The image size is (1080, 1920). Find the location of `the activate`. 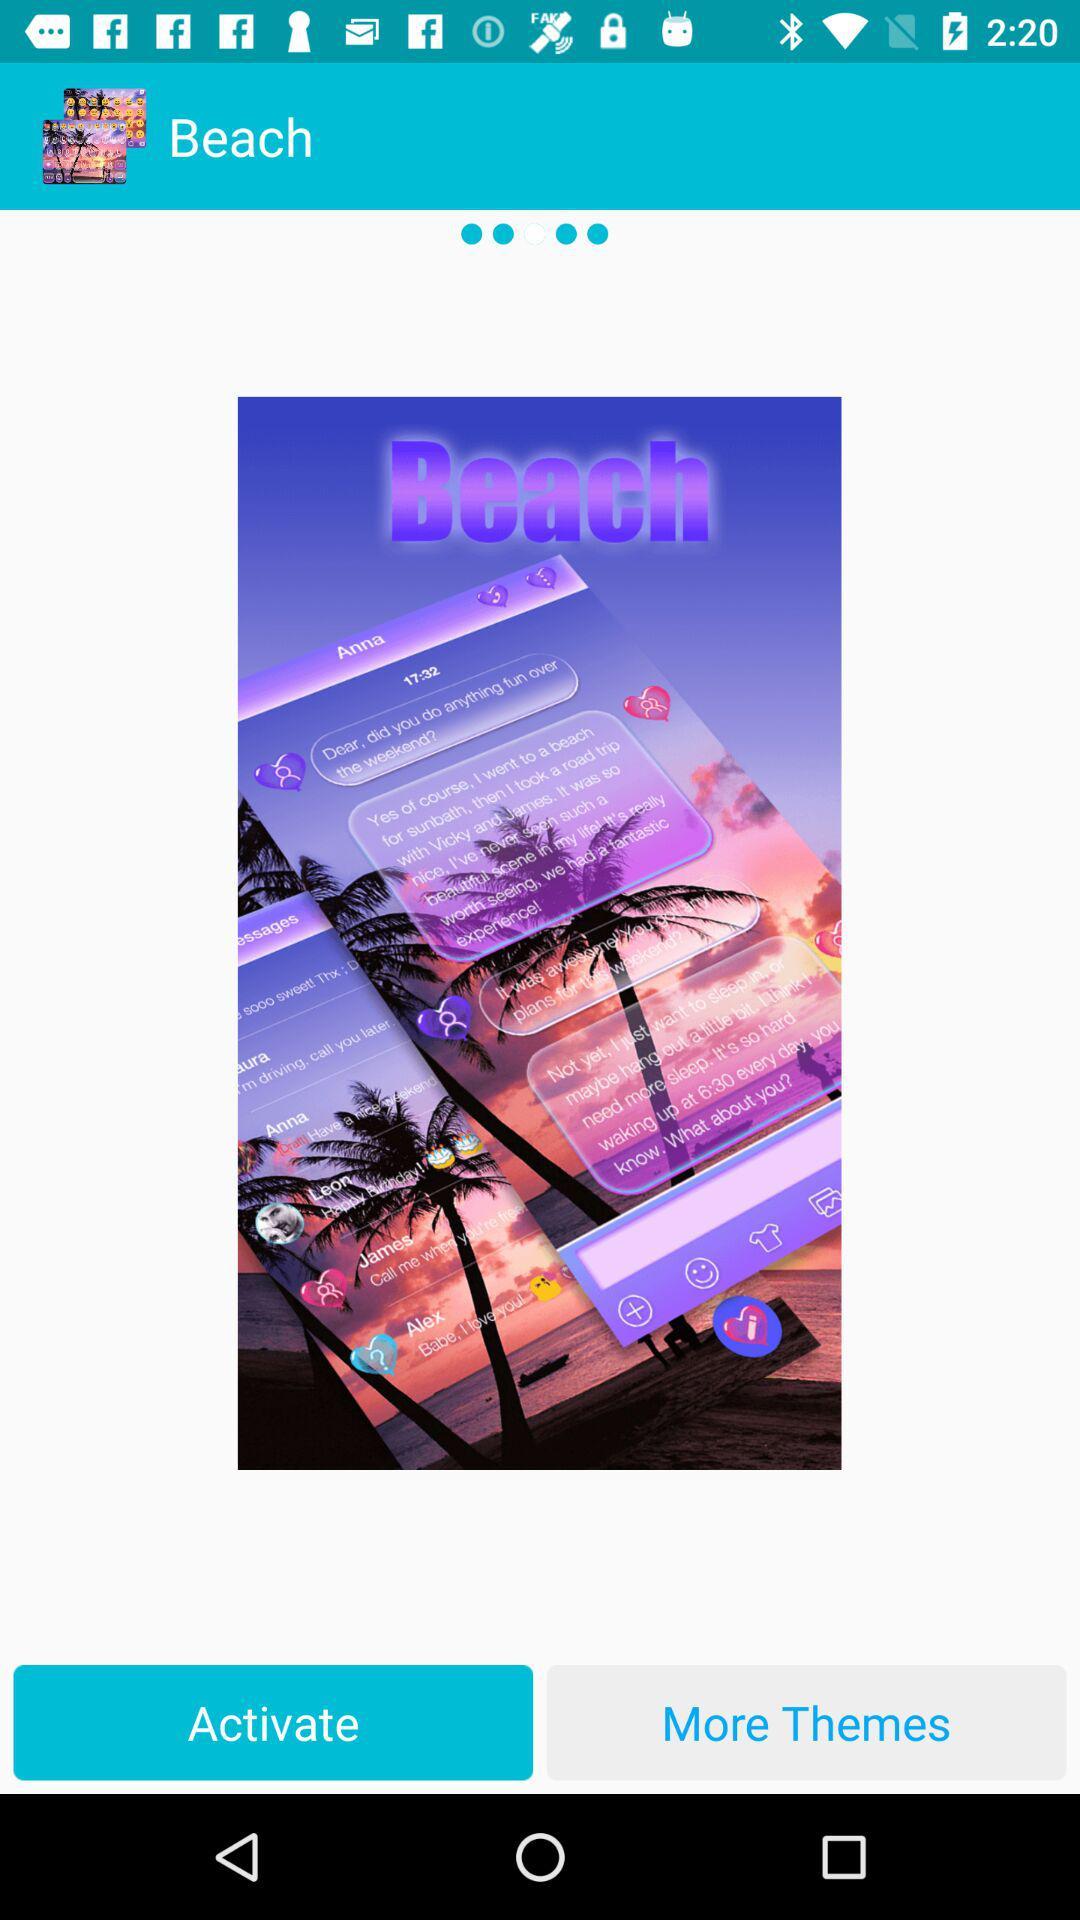

the activate is located at coordinates (273, 1721).